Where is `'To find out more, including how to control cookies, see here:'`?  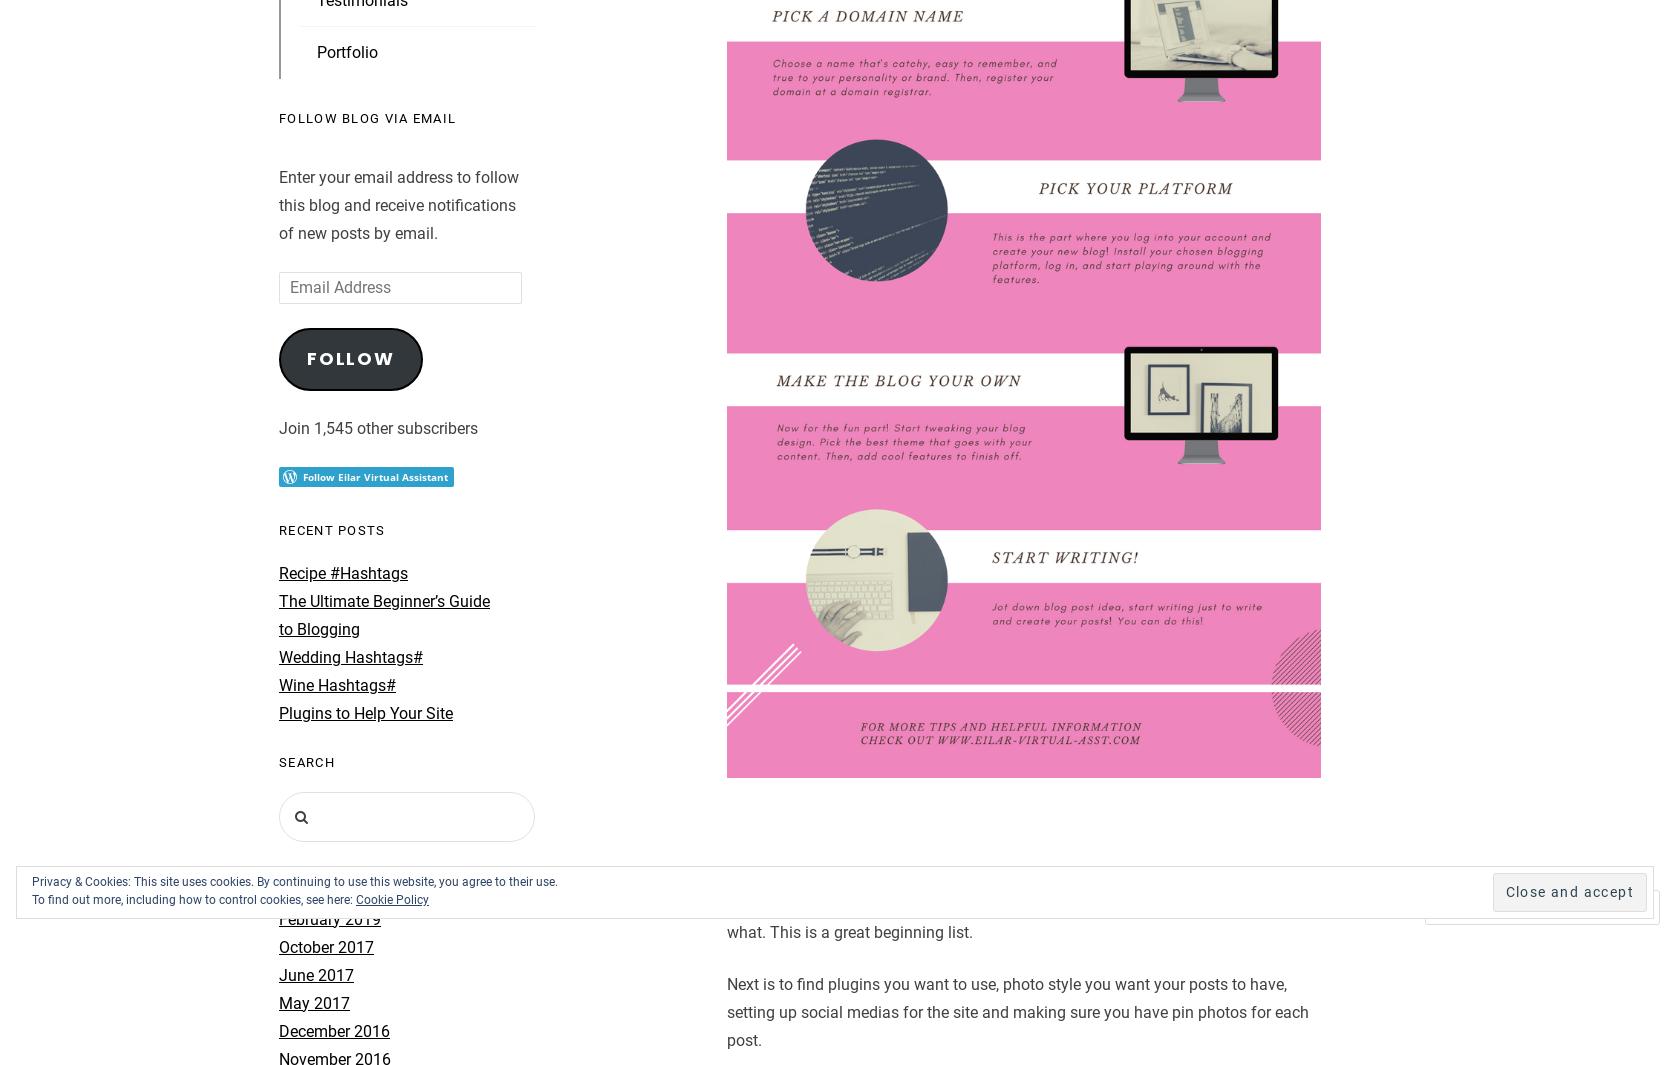 'To find out more, including how to control cookies, see here:' is located at coordinates (194, 900).